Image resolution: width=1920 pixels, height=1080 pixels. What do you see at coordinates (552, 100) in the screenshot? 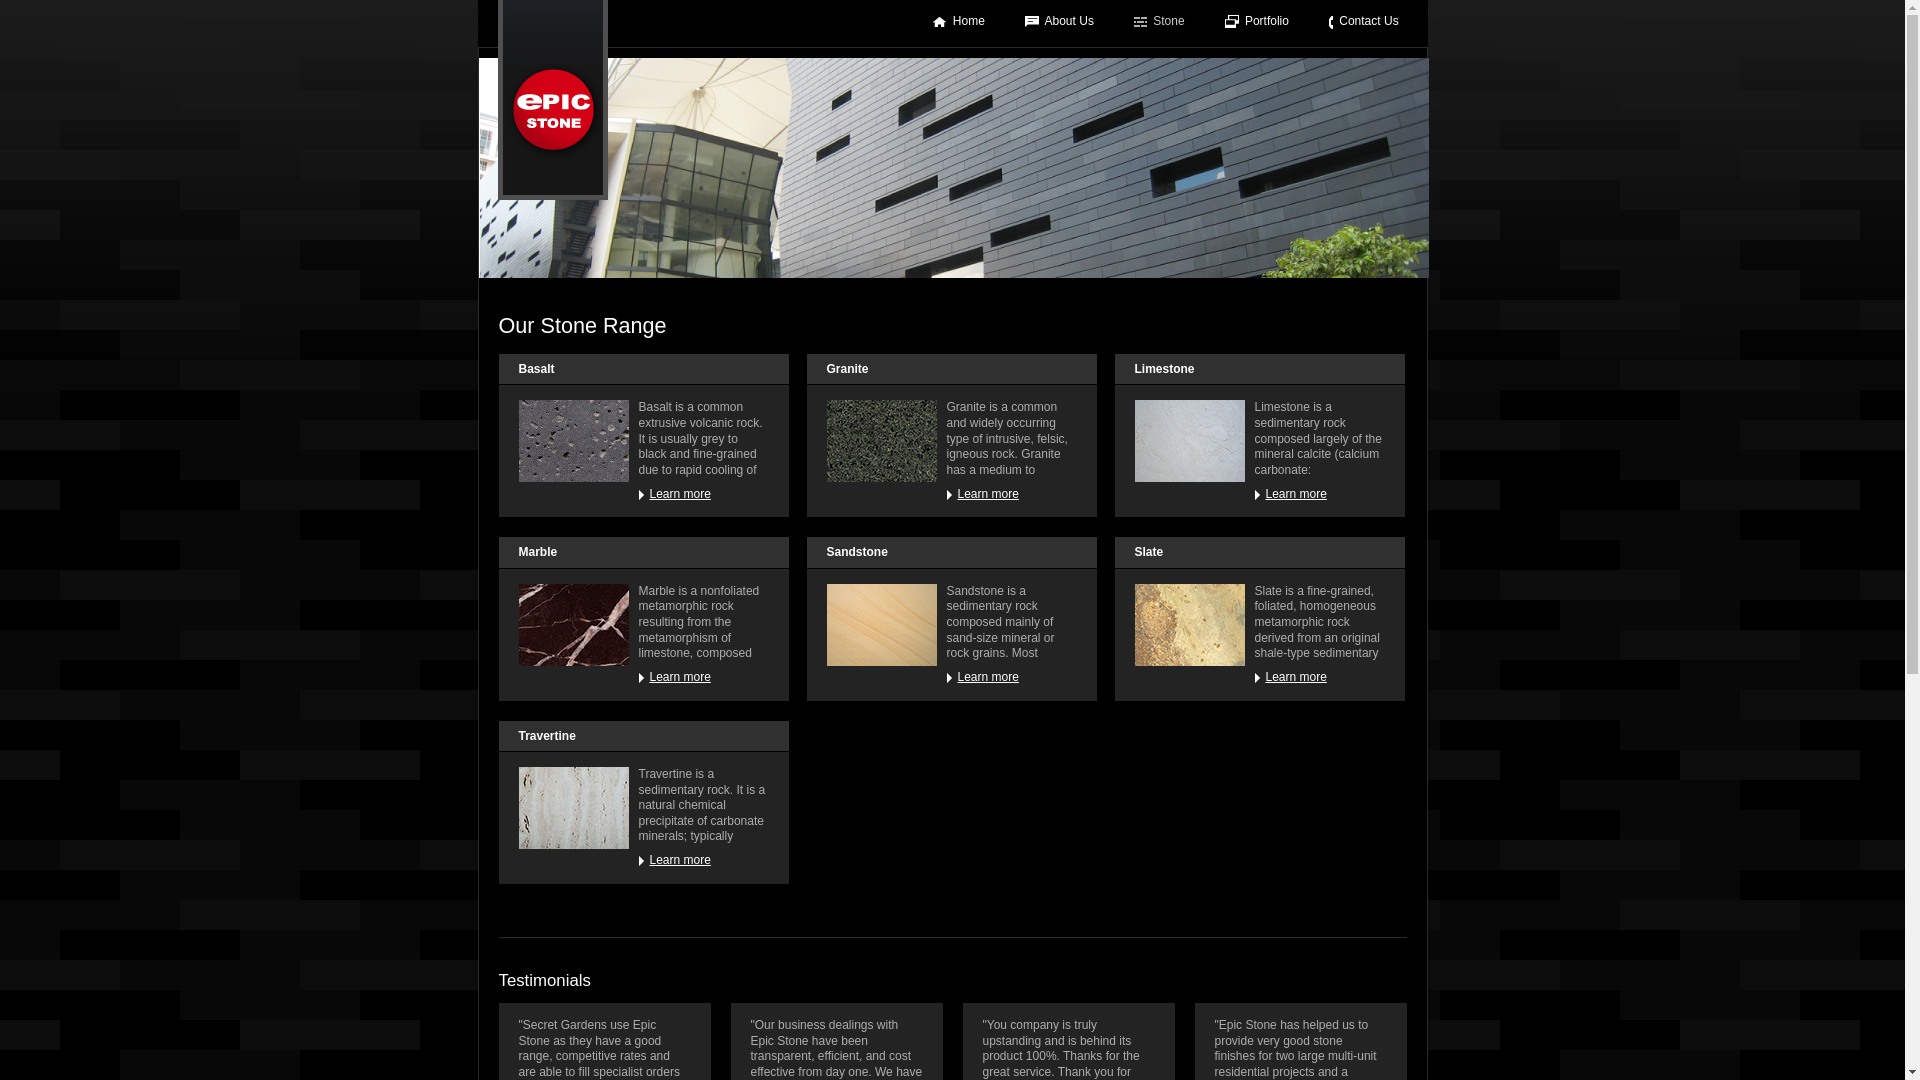
I see `'Epic Stone'` at bounding box center [552, 100].